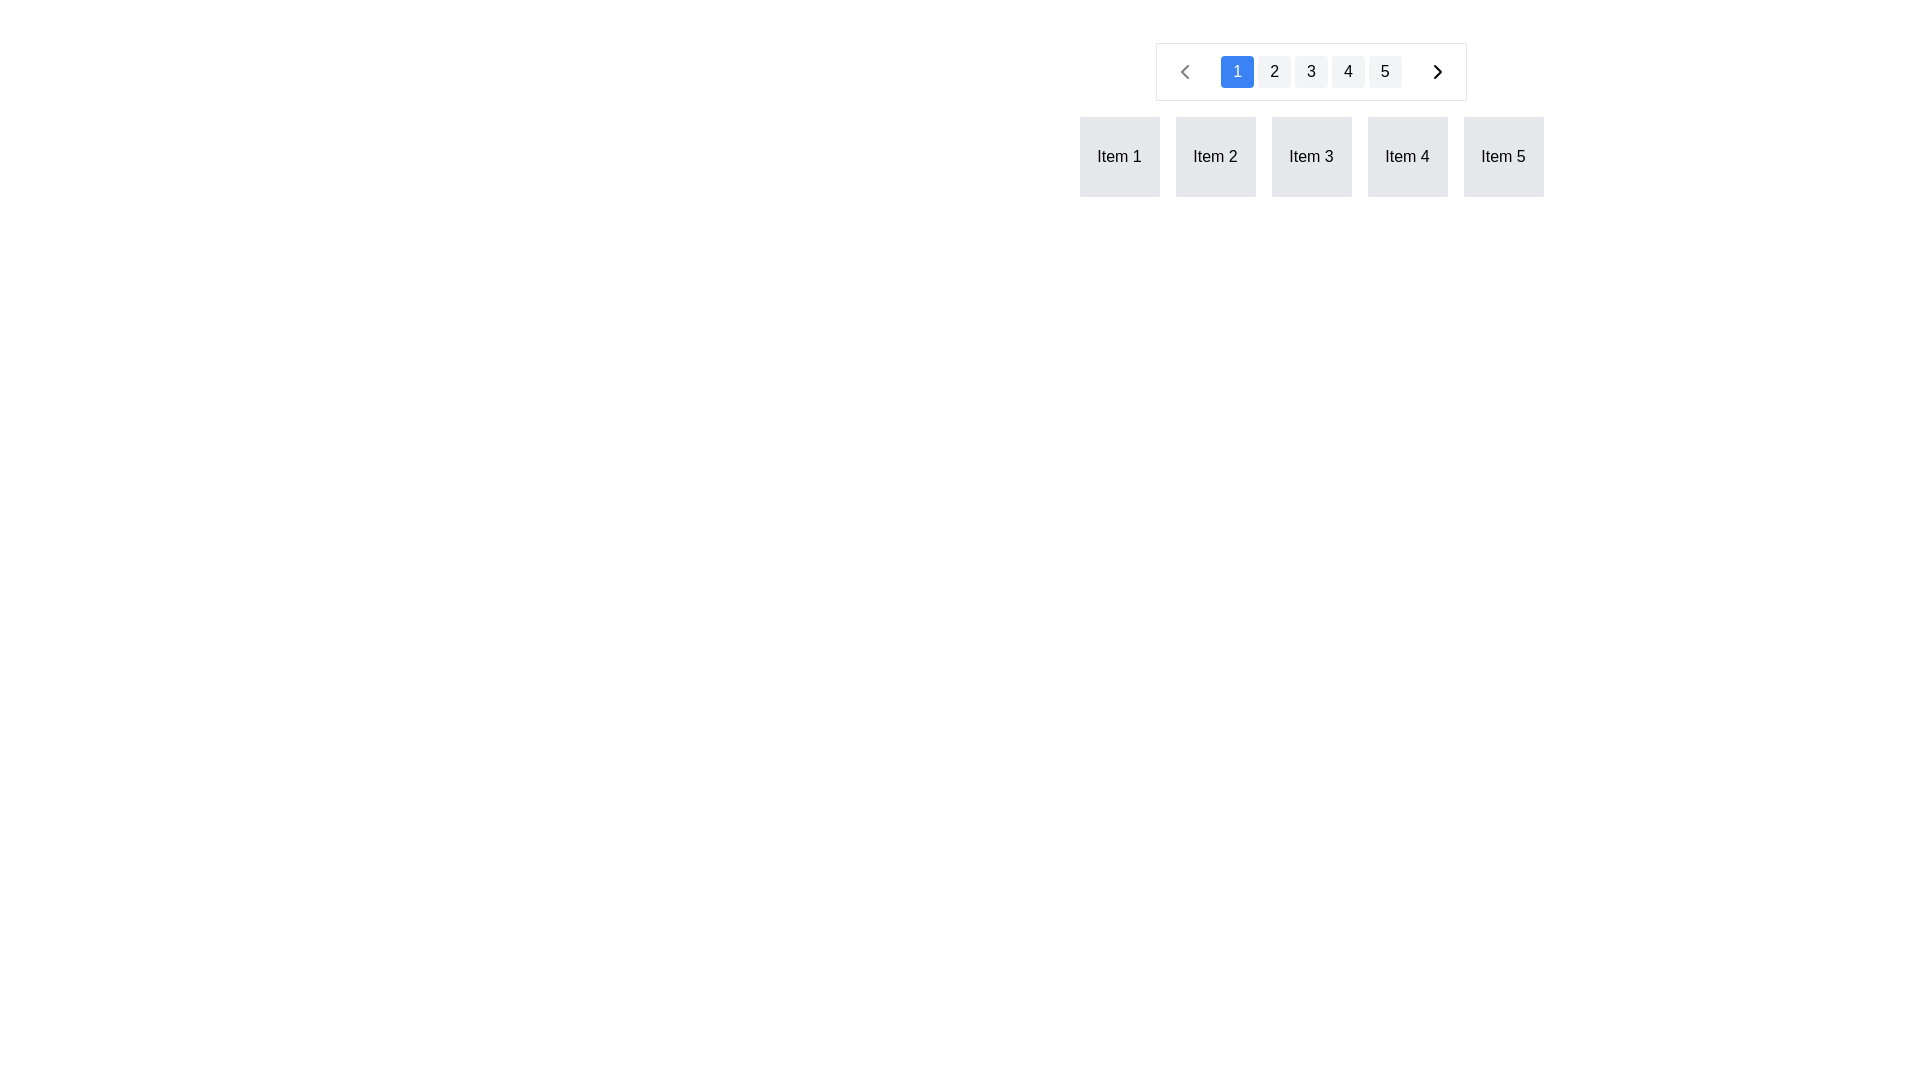 This screenshot has width=1920, height=1080. I want to click on label of the third item in a horizontal sequence of items labeled from 'Item 1' to 'Item 5', so click(1311, 156).